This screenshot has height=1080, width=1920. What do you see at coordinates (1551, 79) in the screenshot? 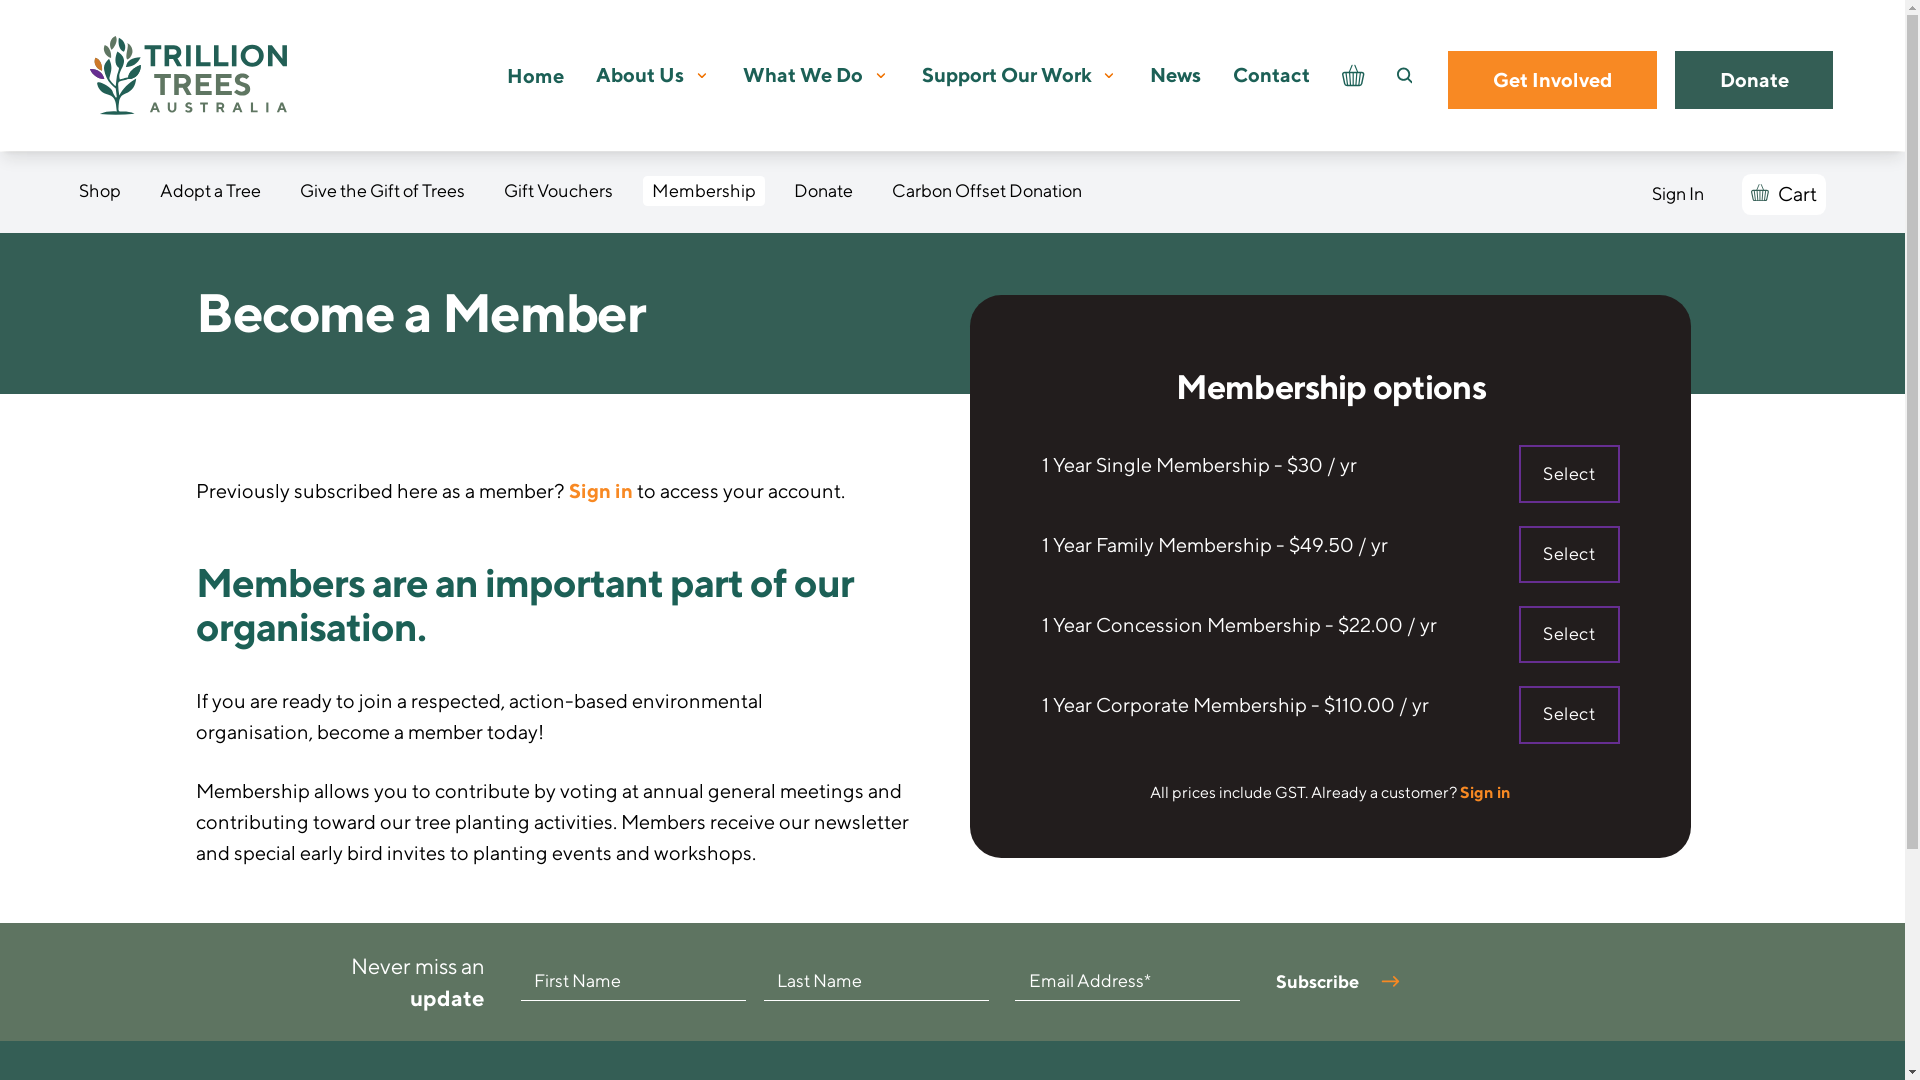
I see `'Get Involved'` at bounding box center [1551, 79].